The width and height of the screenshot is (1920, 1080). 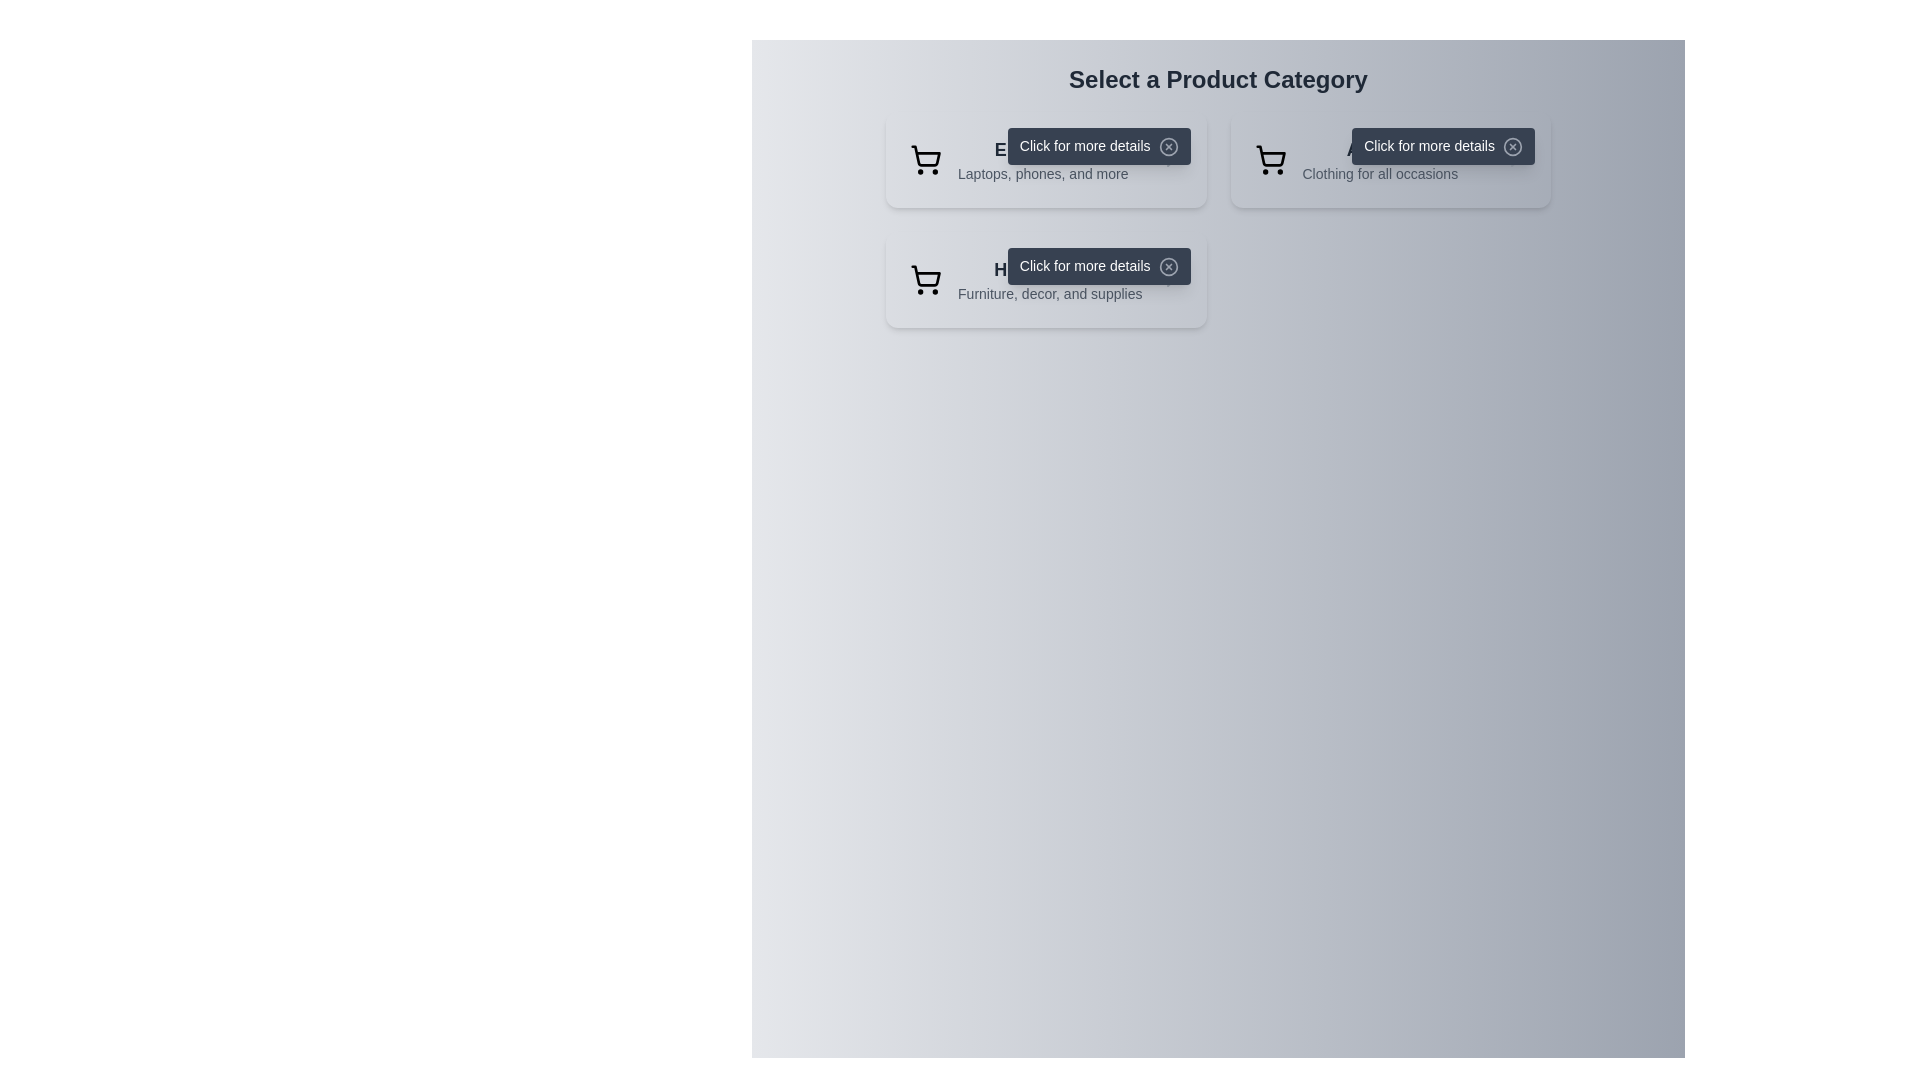 What do you see at coordinates (1168, 146) in the screenshot?
I see `the Close icon, which is a gray circular button with a cross inside, located to the right of the 'Click for more details' text in the tooltip-style box` at bounding box center [1168, 146].